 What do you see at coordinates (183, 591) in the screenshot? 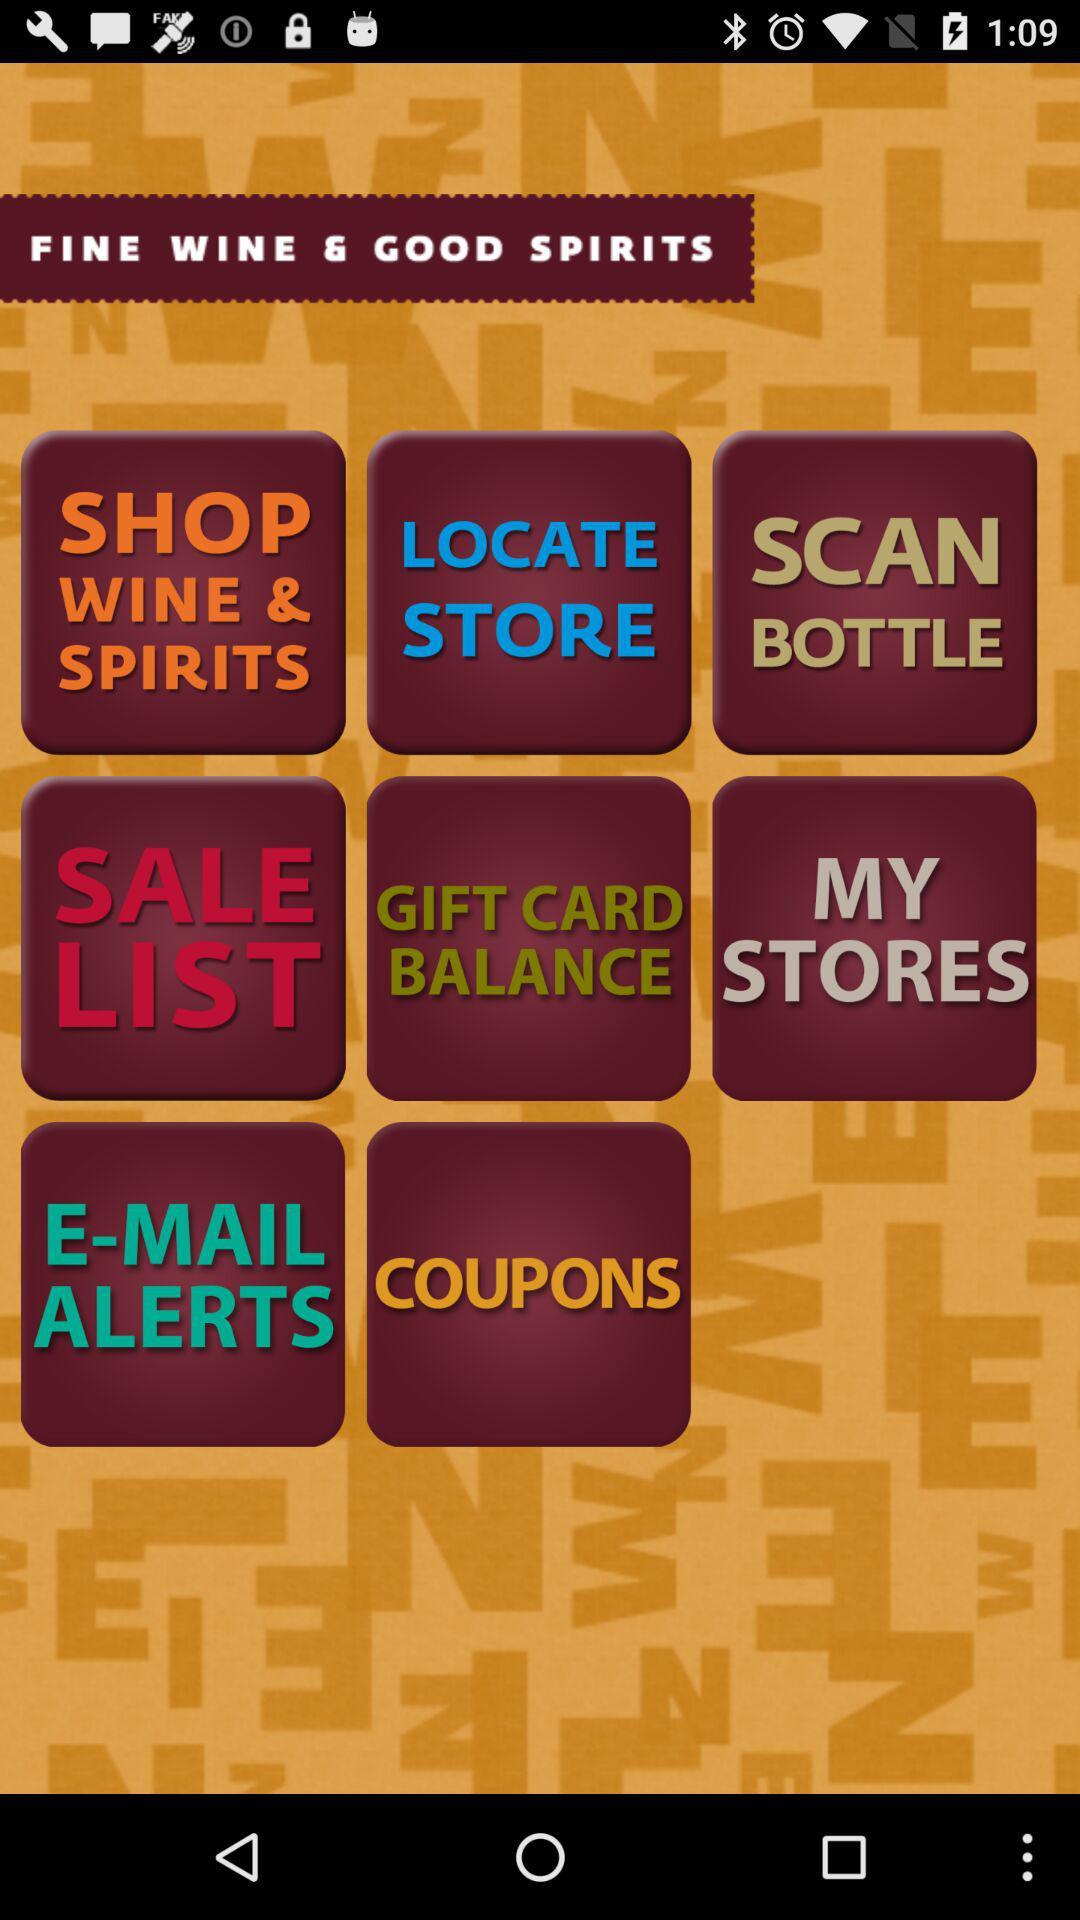
I see `shop wine spirits` at bounding box center [183, 591].